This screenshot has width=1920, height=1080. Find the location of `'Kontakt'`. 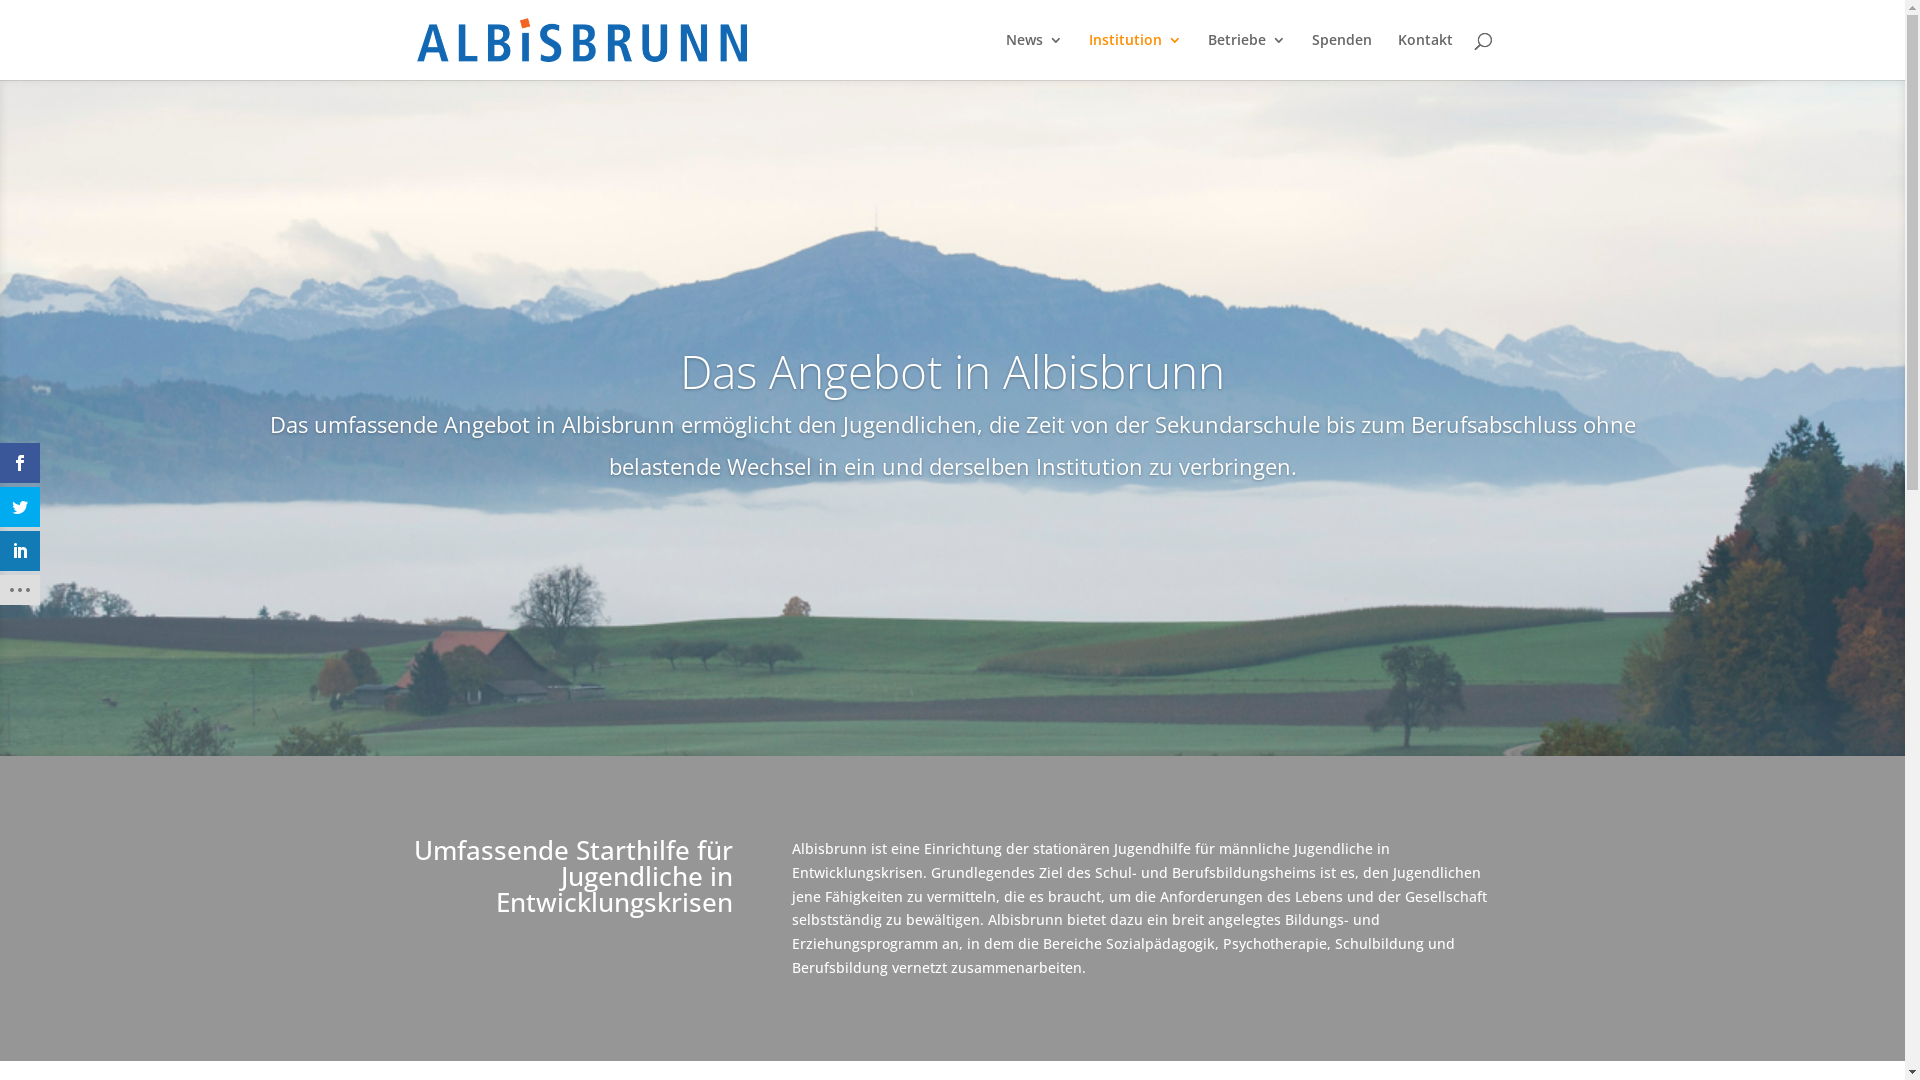

'Kontakt' is located at coordinates (1396, 55).